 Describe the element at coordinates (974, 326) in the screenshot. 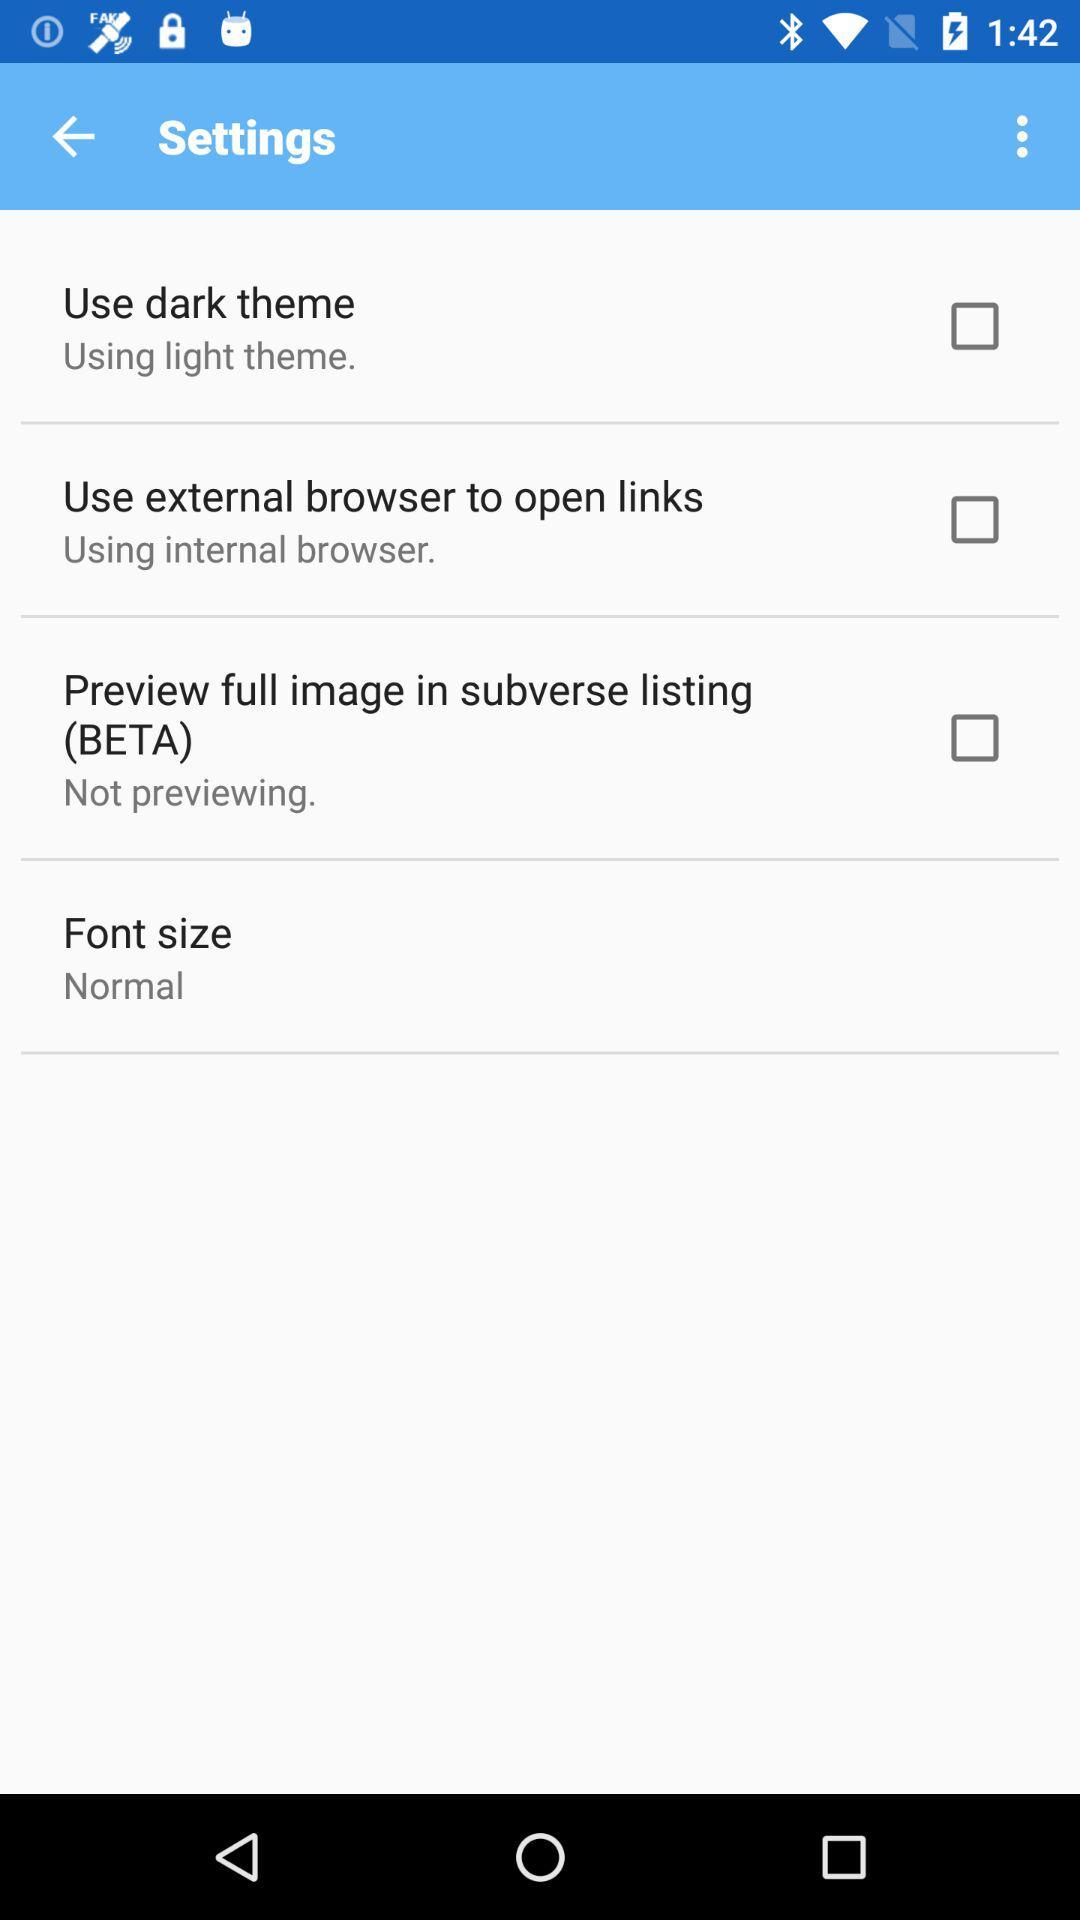

I see `the blank option on the right` at that location.